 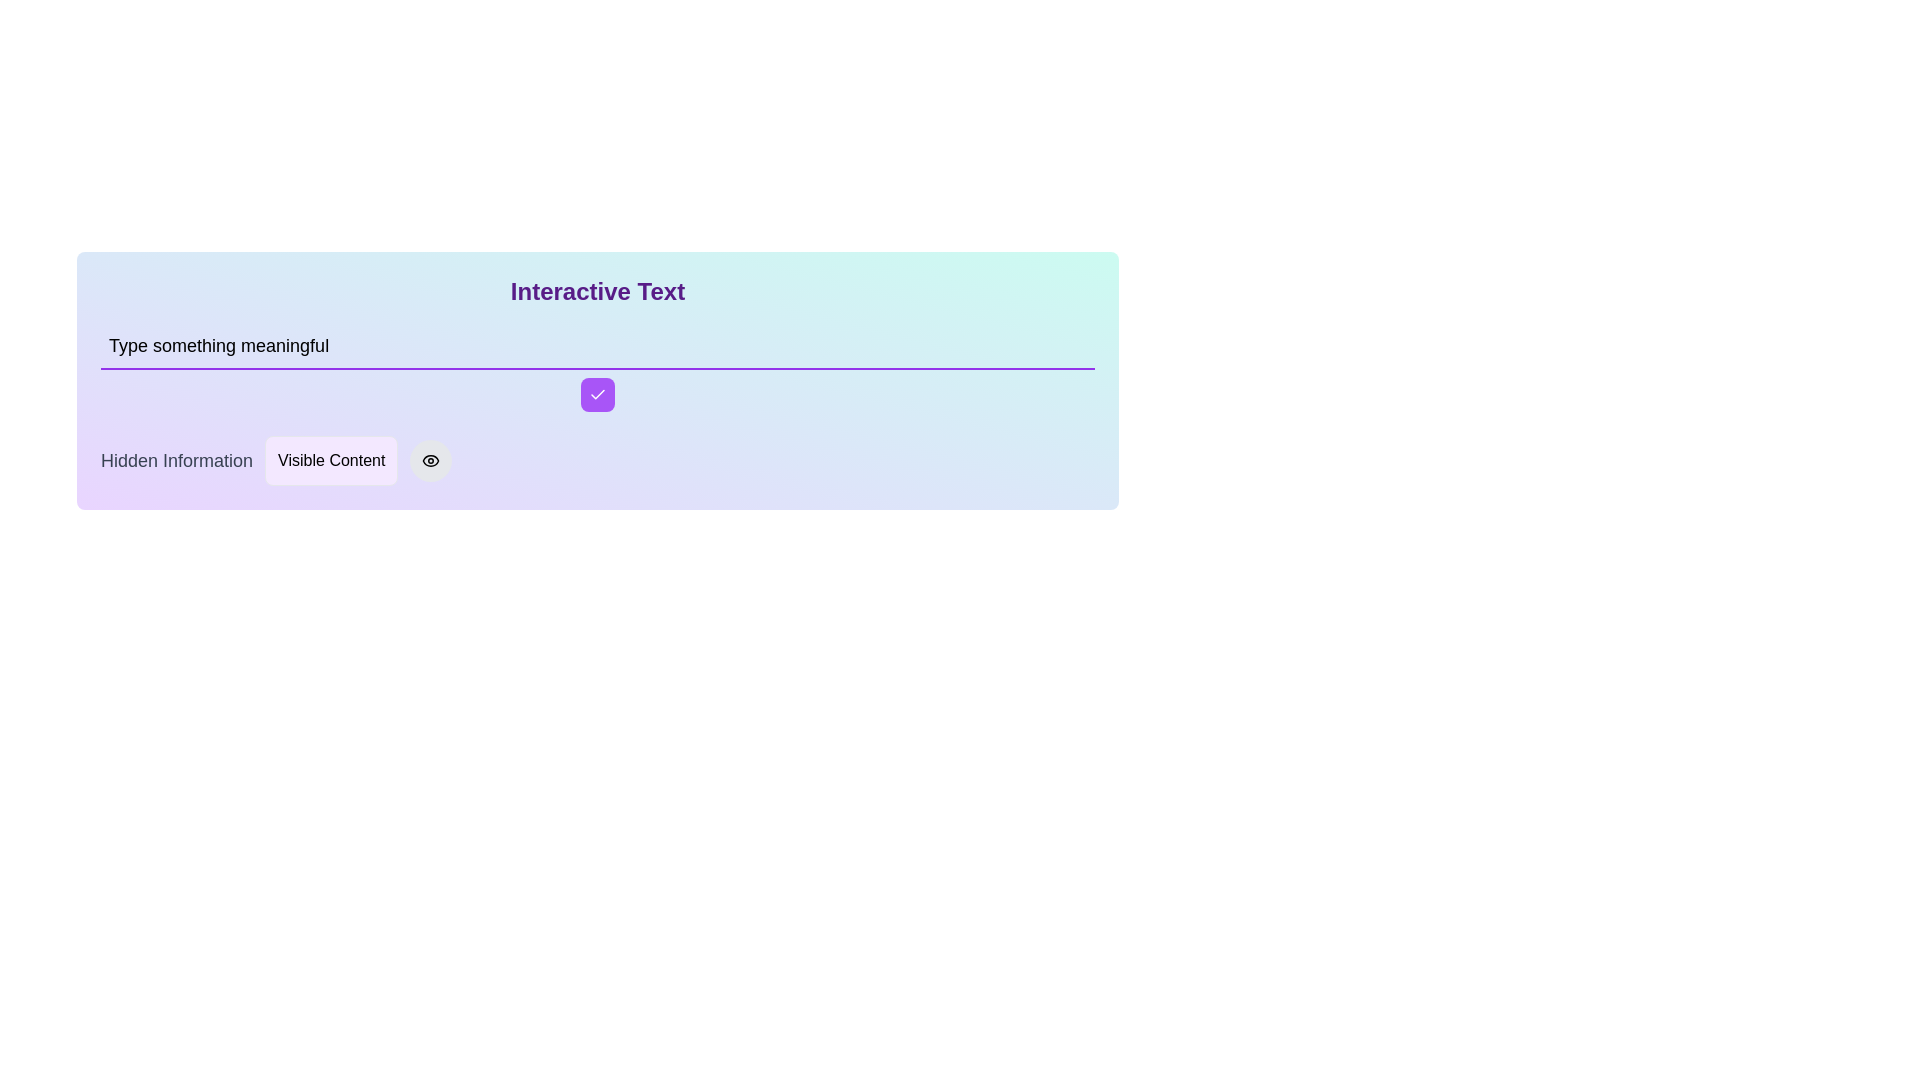 I want to click on the visibility toggle button, so click(x=430, y=461).